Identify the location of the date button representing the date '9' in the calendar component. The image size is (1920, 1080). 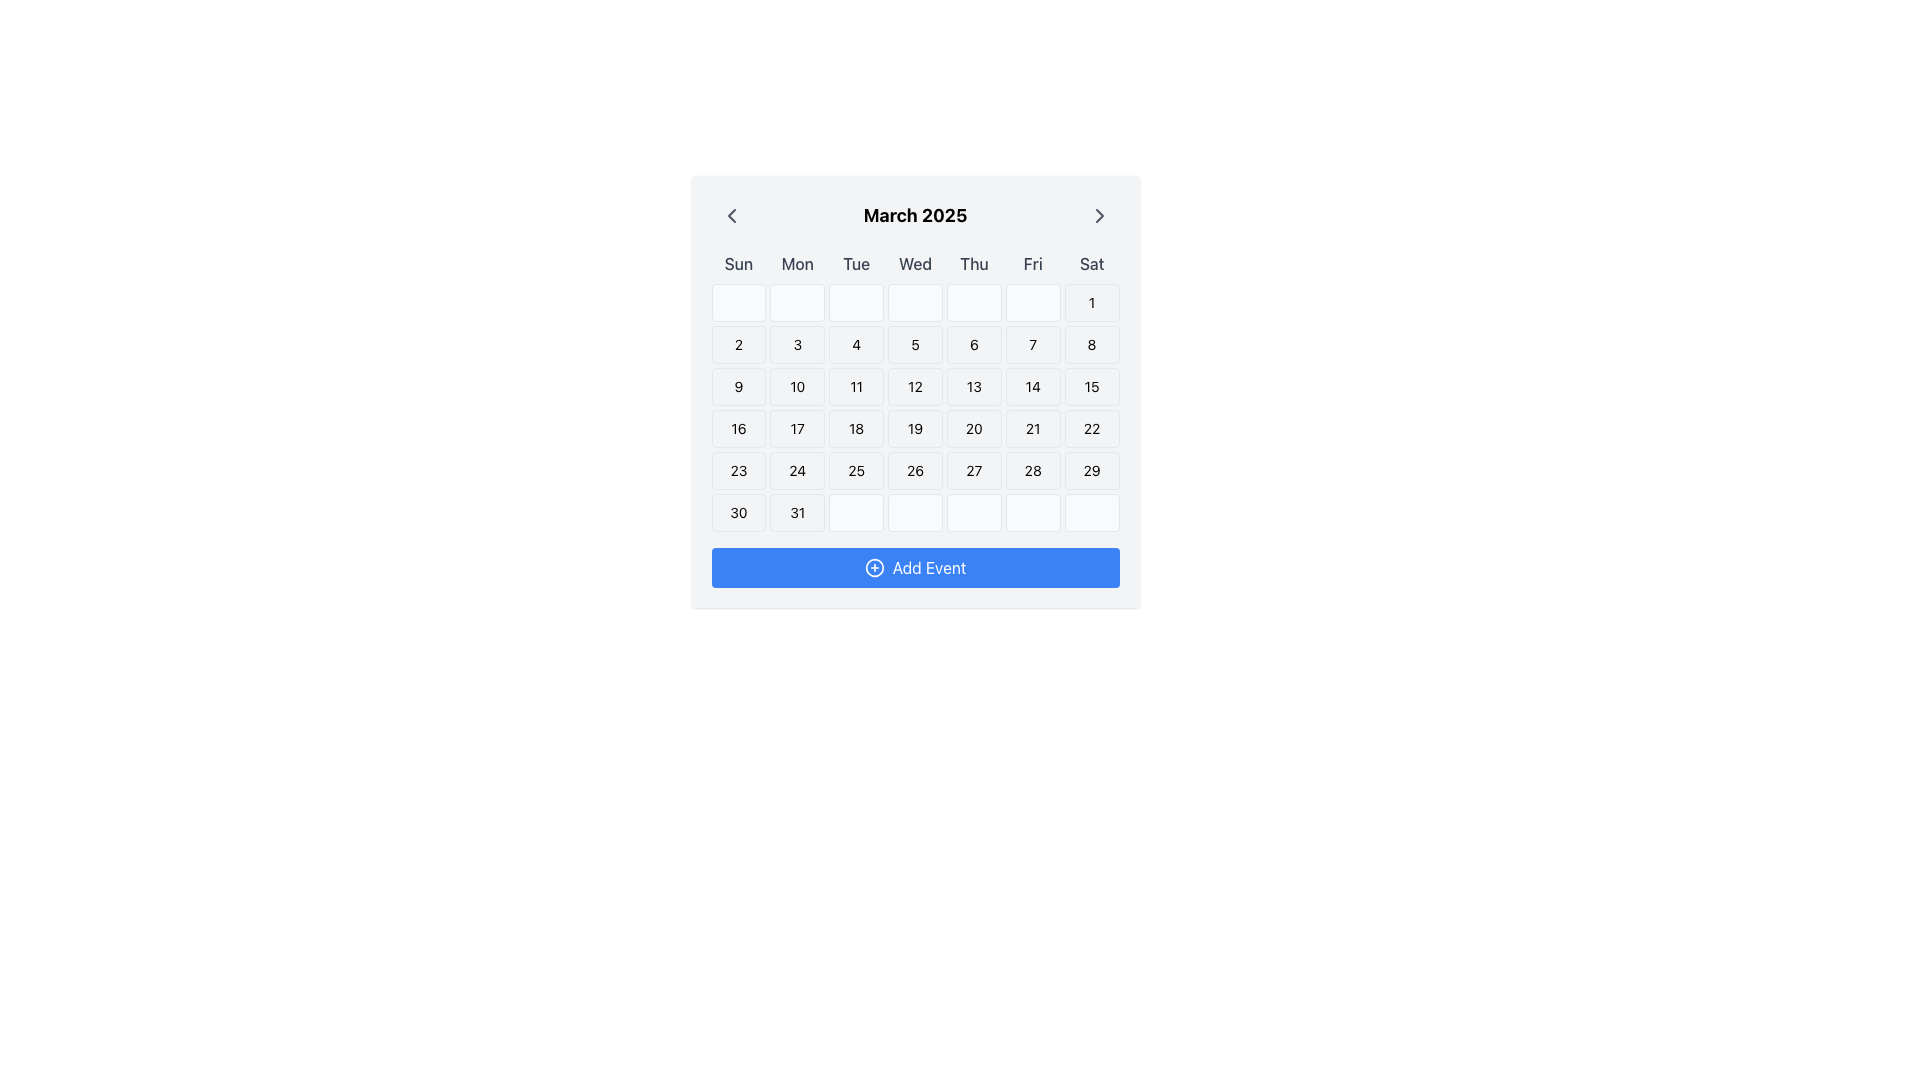
(738, 386).